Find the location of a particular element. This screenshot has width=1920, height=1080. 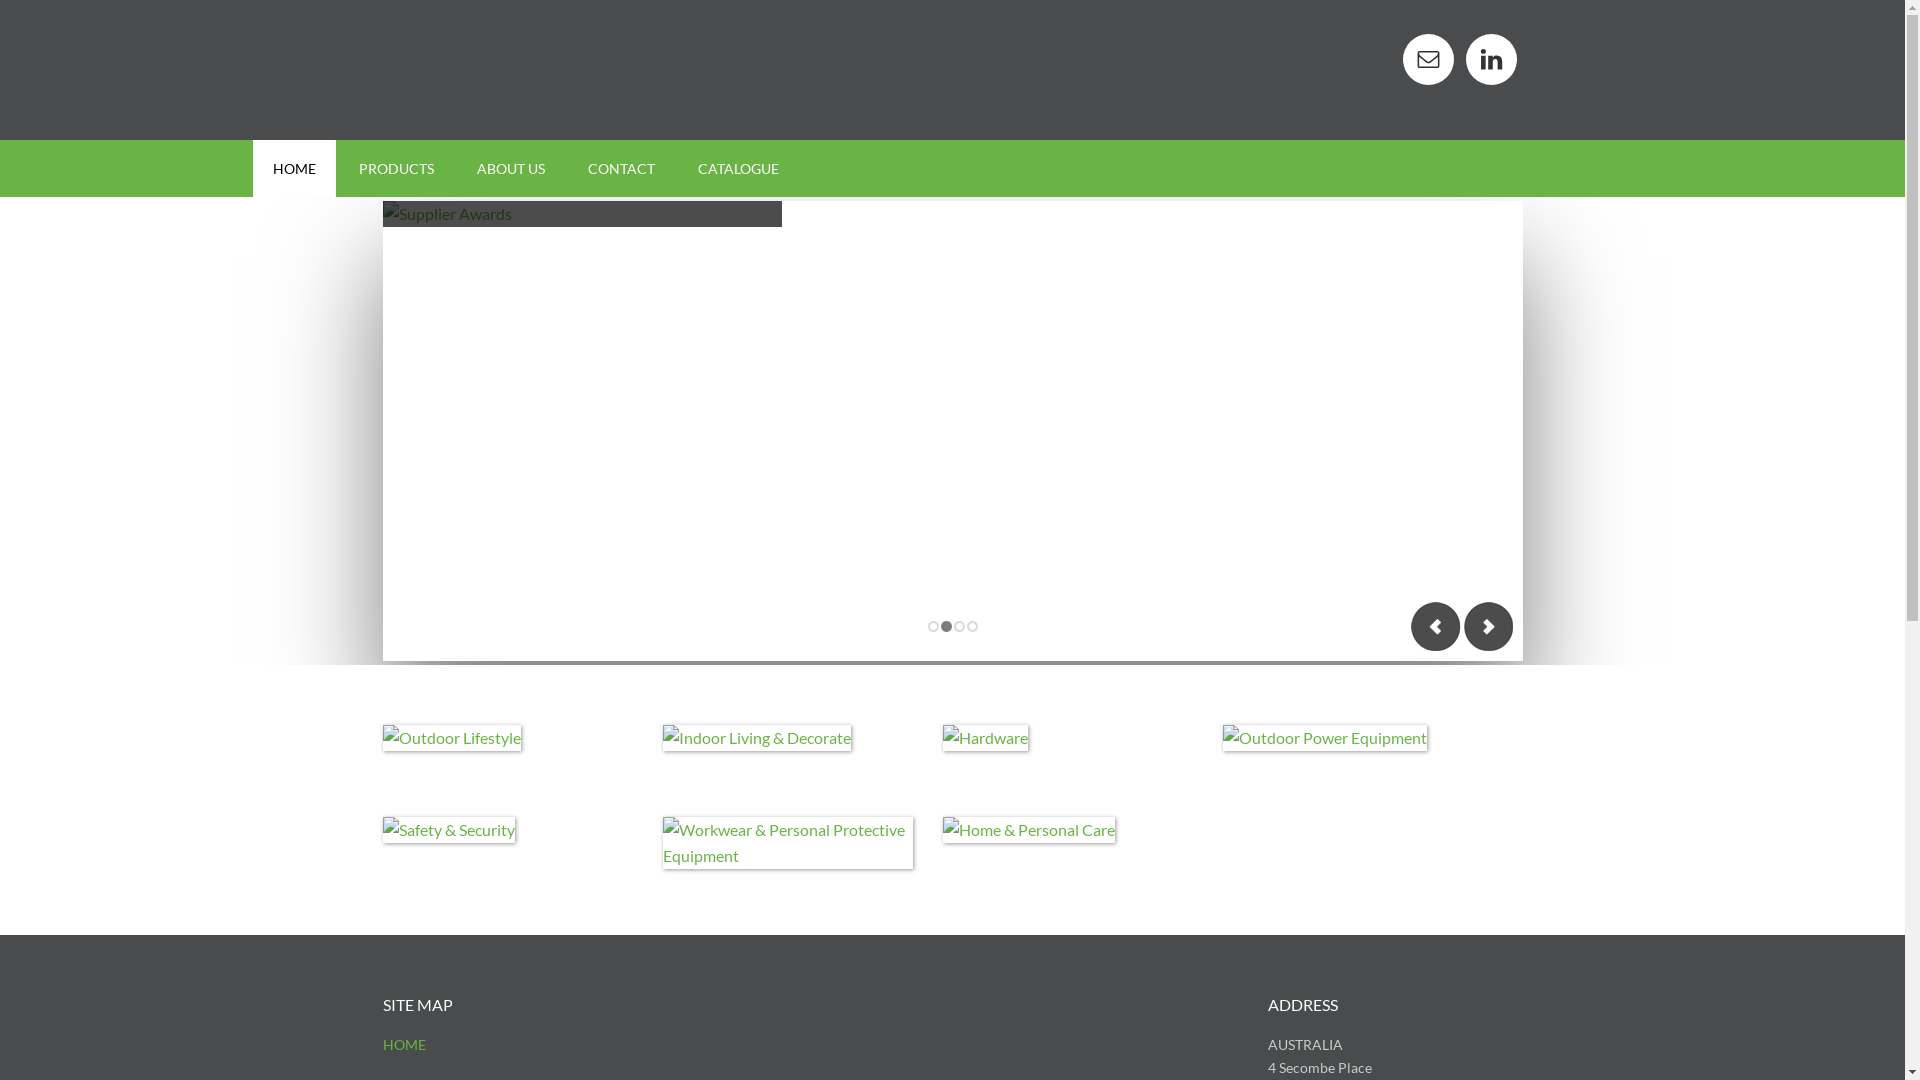

'ABOUT US' is located at coordinates (455, 167).